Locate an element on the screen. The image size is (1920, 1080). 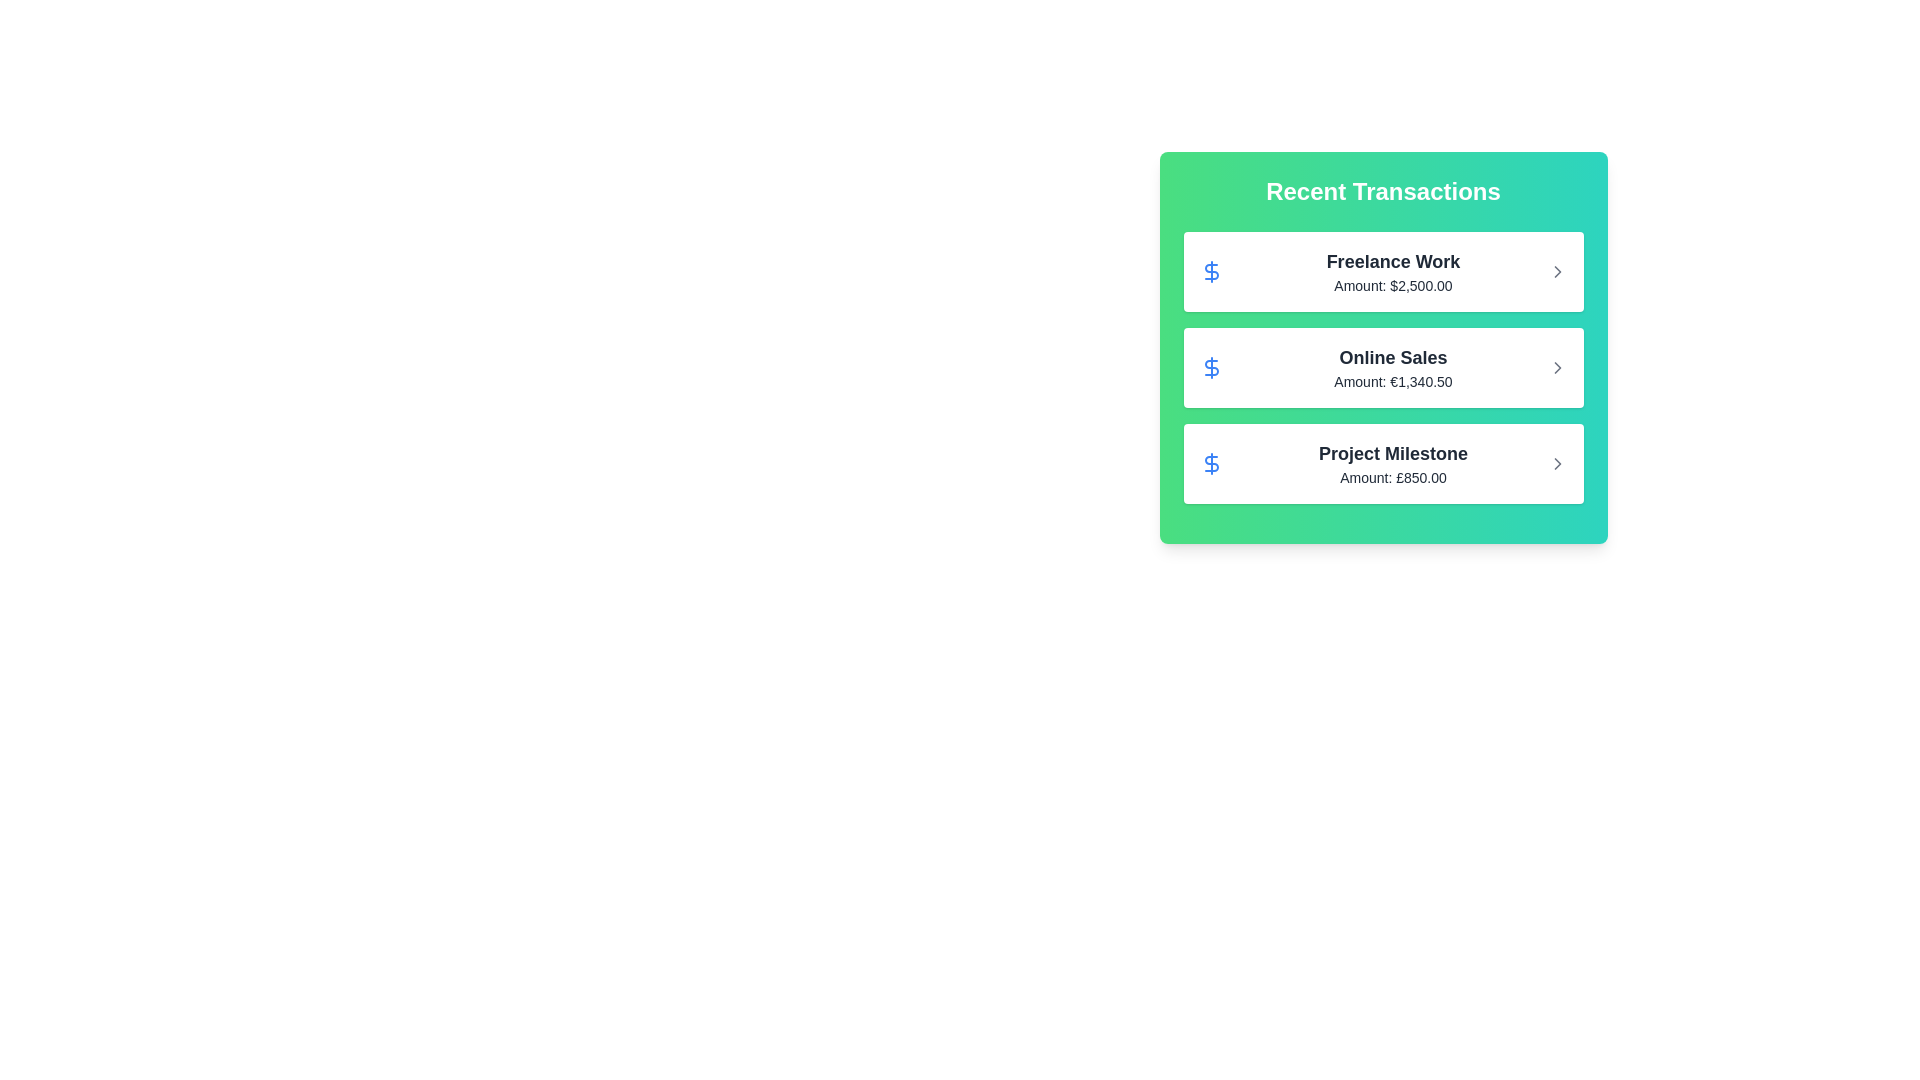
the text label 'Project Milestone' is located at coordinates (1392, 454).